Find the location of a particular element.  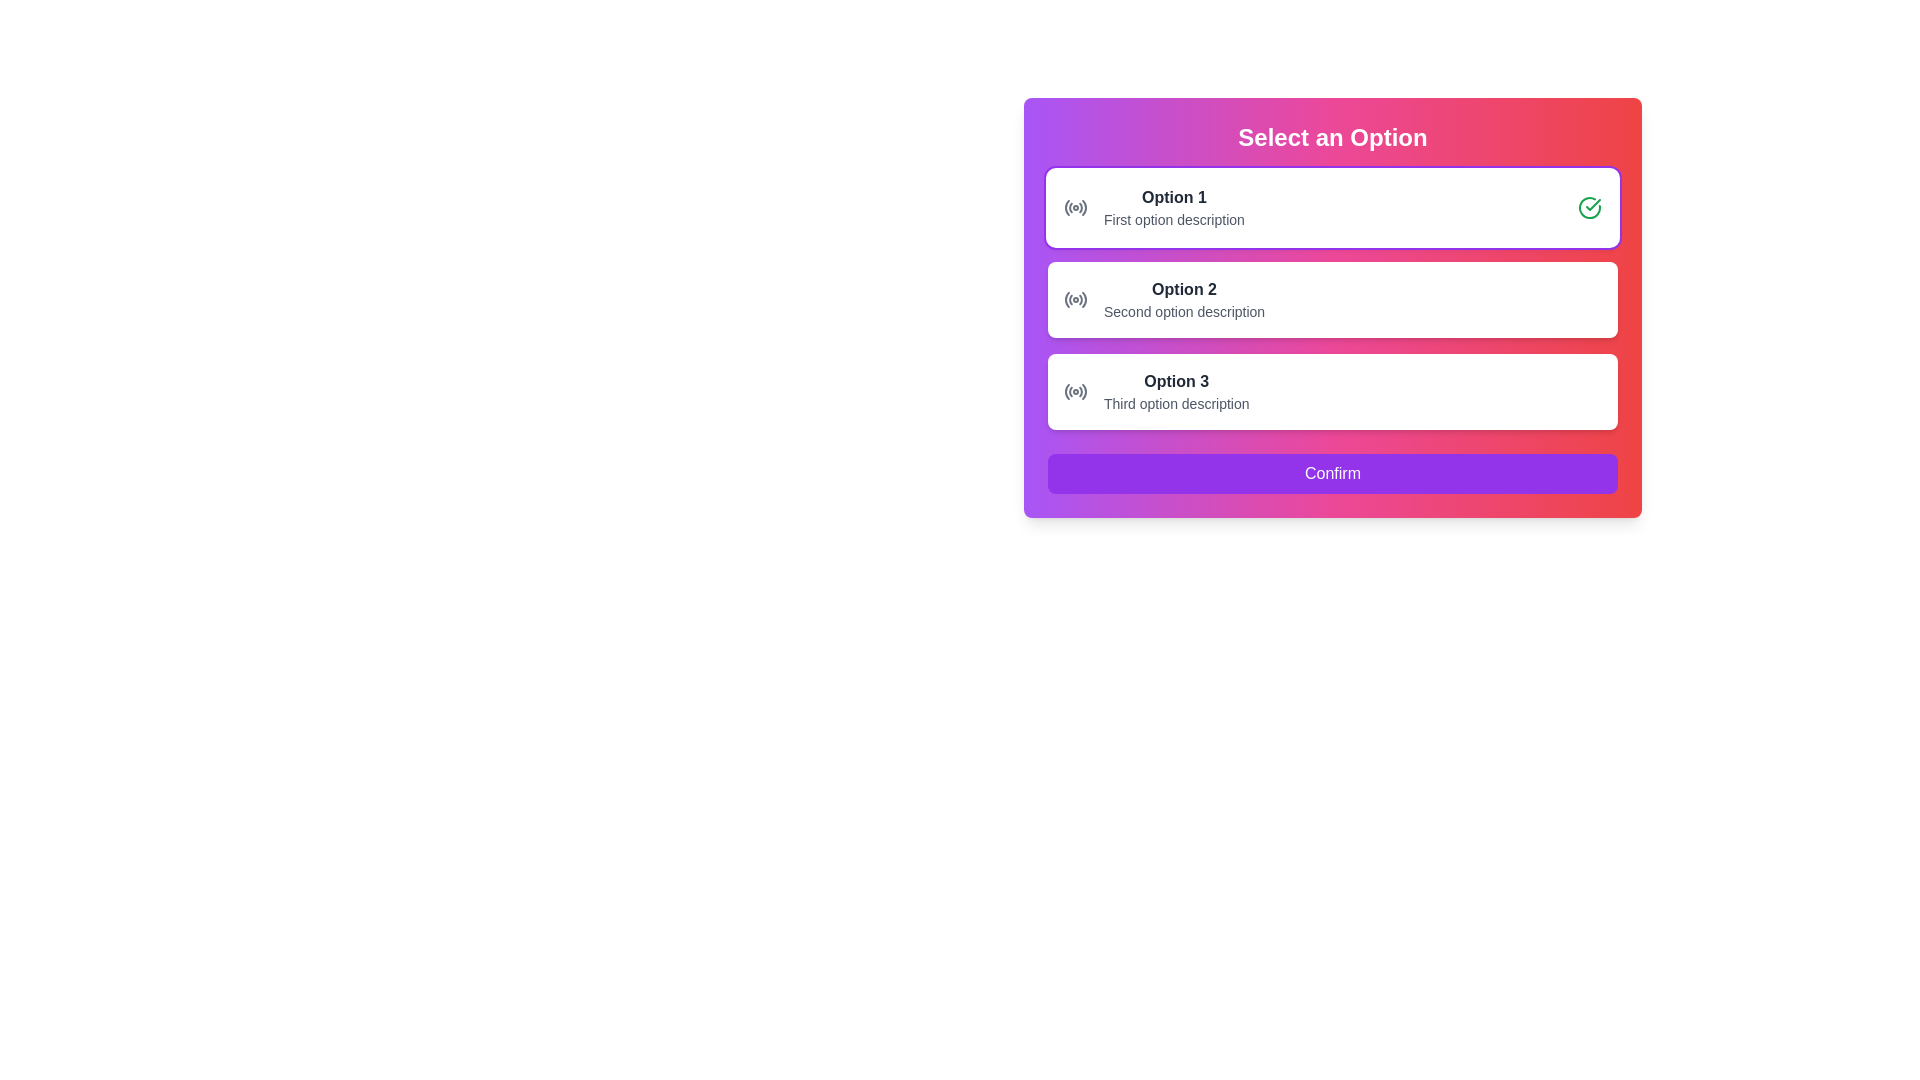

the text label that identifies the 'Option 2' selection group, located slightly above the descriptive text for 'Option 2' is located at coordinates (1184, 289).